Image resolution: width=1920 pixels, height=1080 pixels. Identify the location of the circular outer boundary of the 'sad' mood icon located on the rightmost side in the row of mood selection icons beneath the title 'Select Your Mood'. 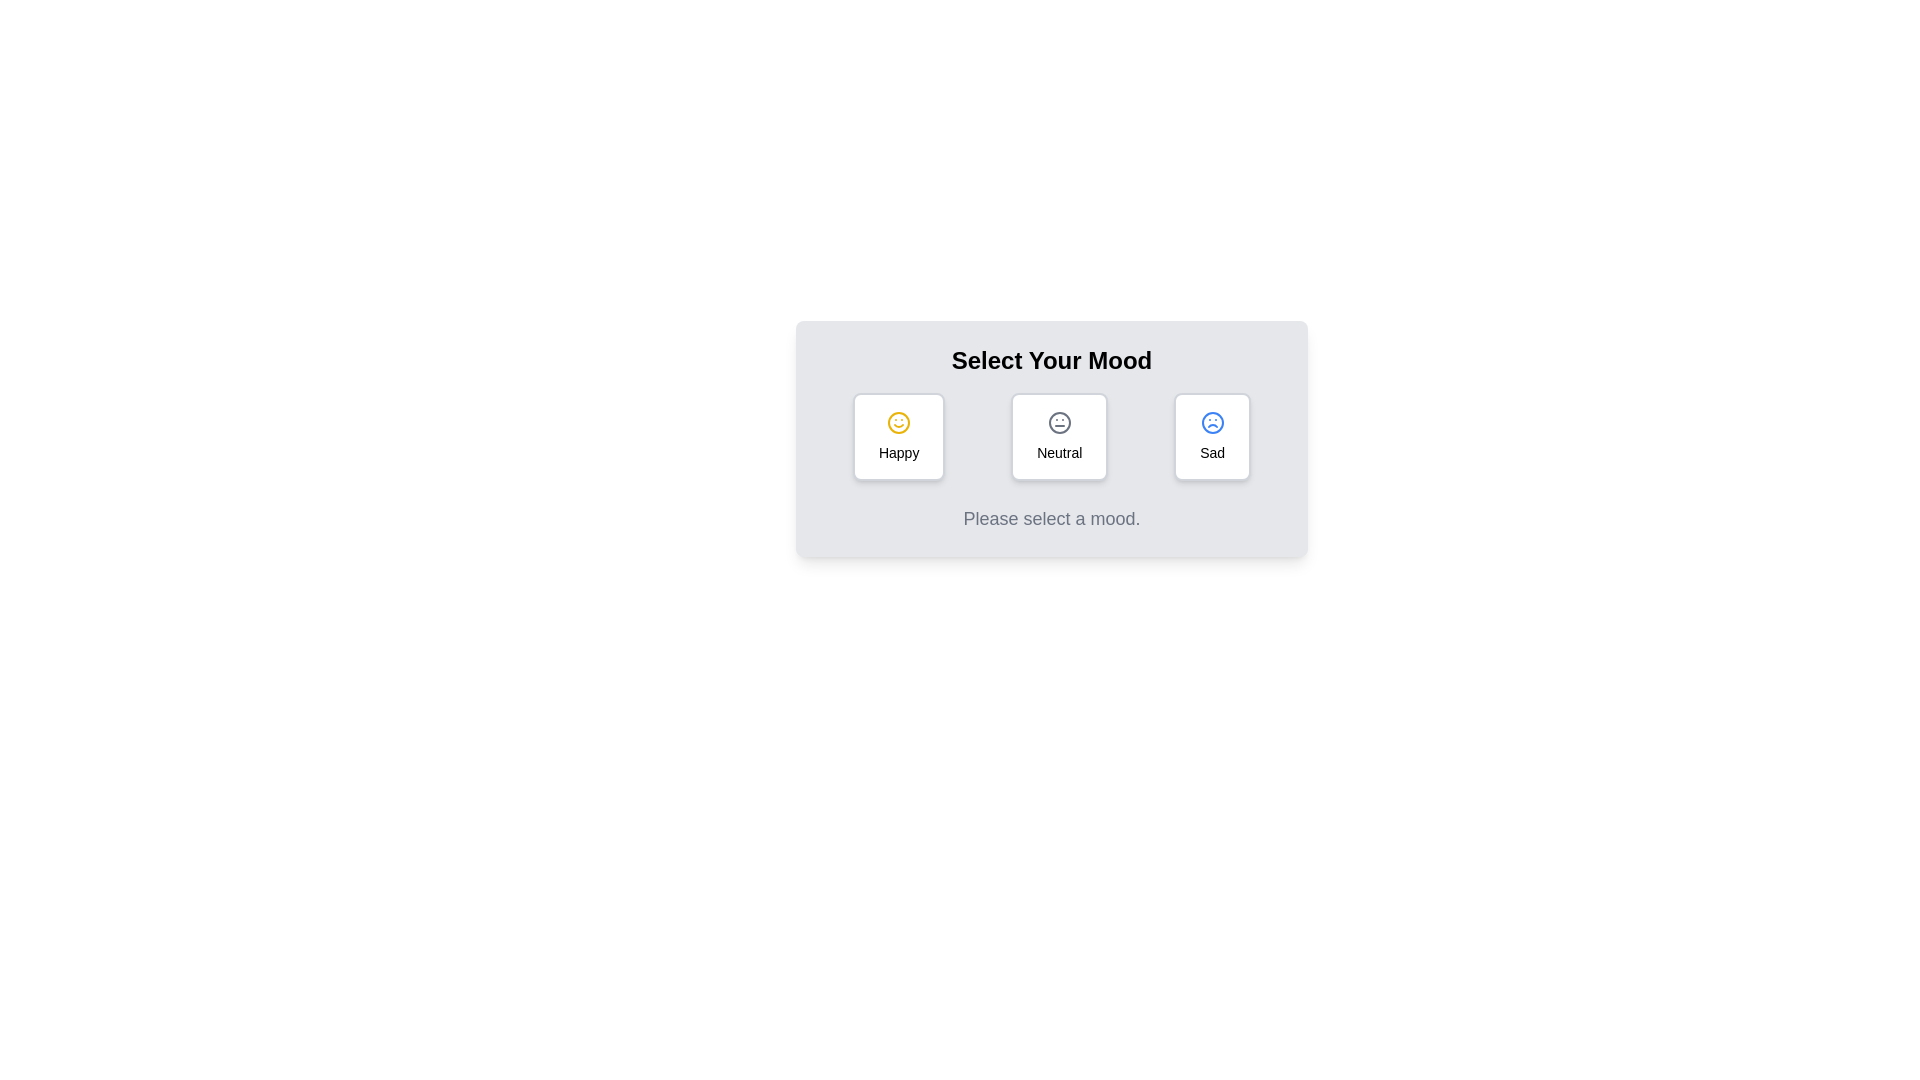
(1211, 422).